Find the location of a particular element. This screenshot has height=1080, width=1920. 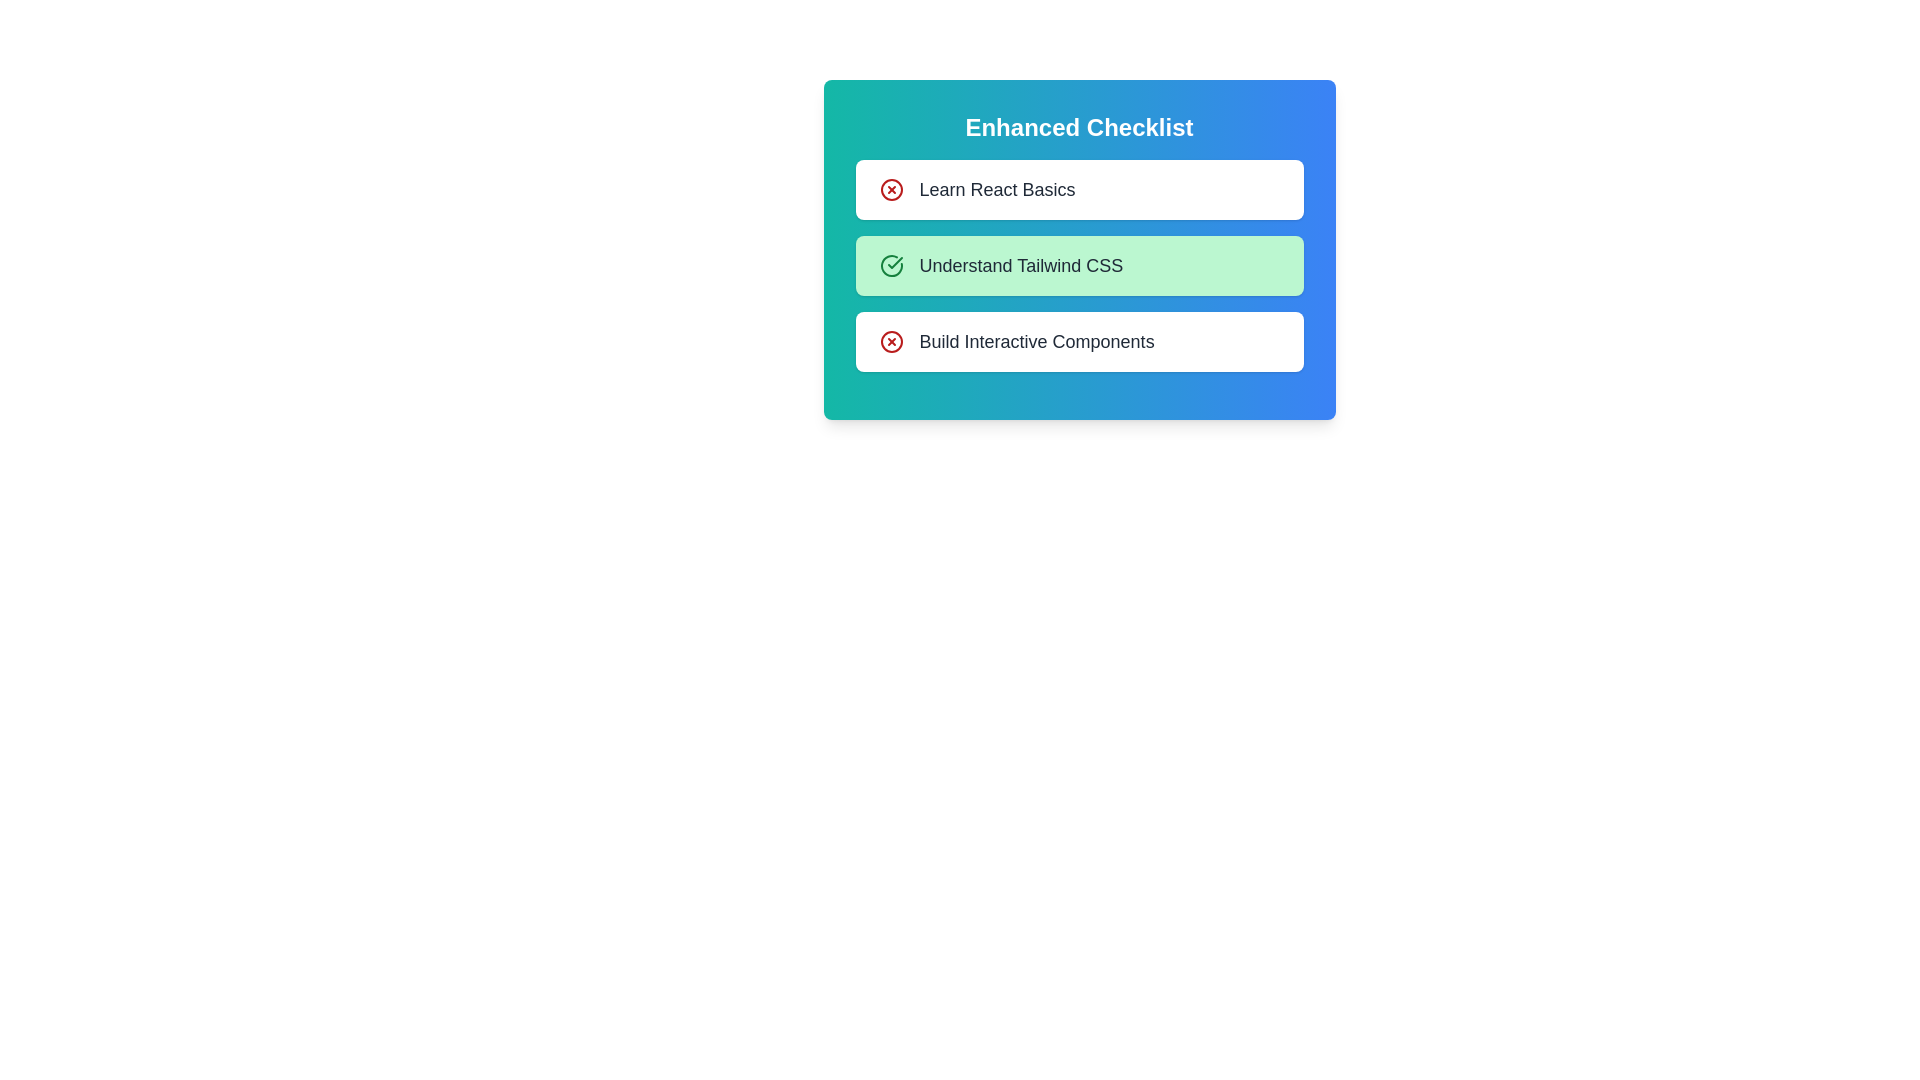

the checklist item corresponding to Understand Tailwind CSS is located at coordinates (890, 265).